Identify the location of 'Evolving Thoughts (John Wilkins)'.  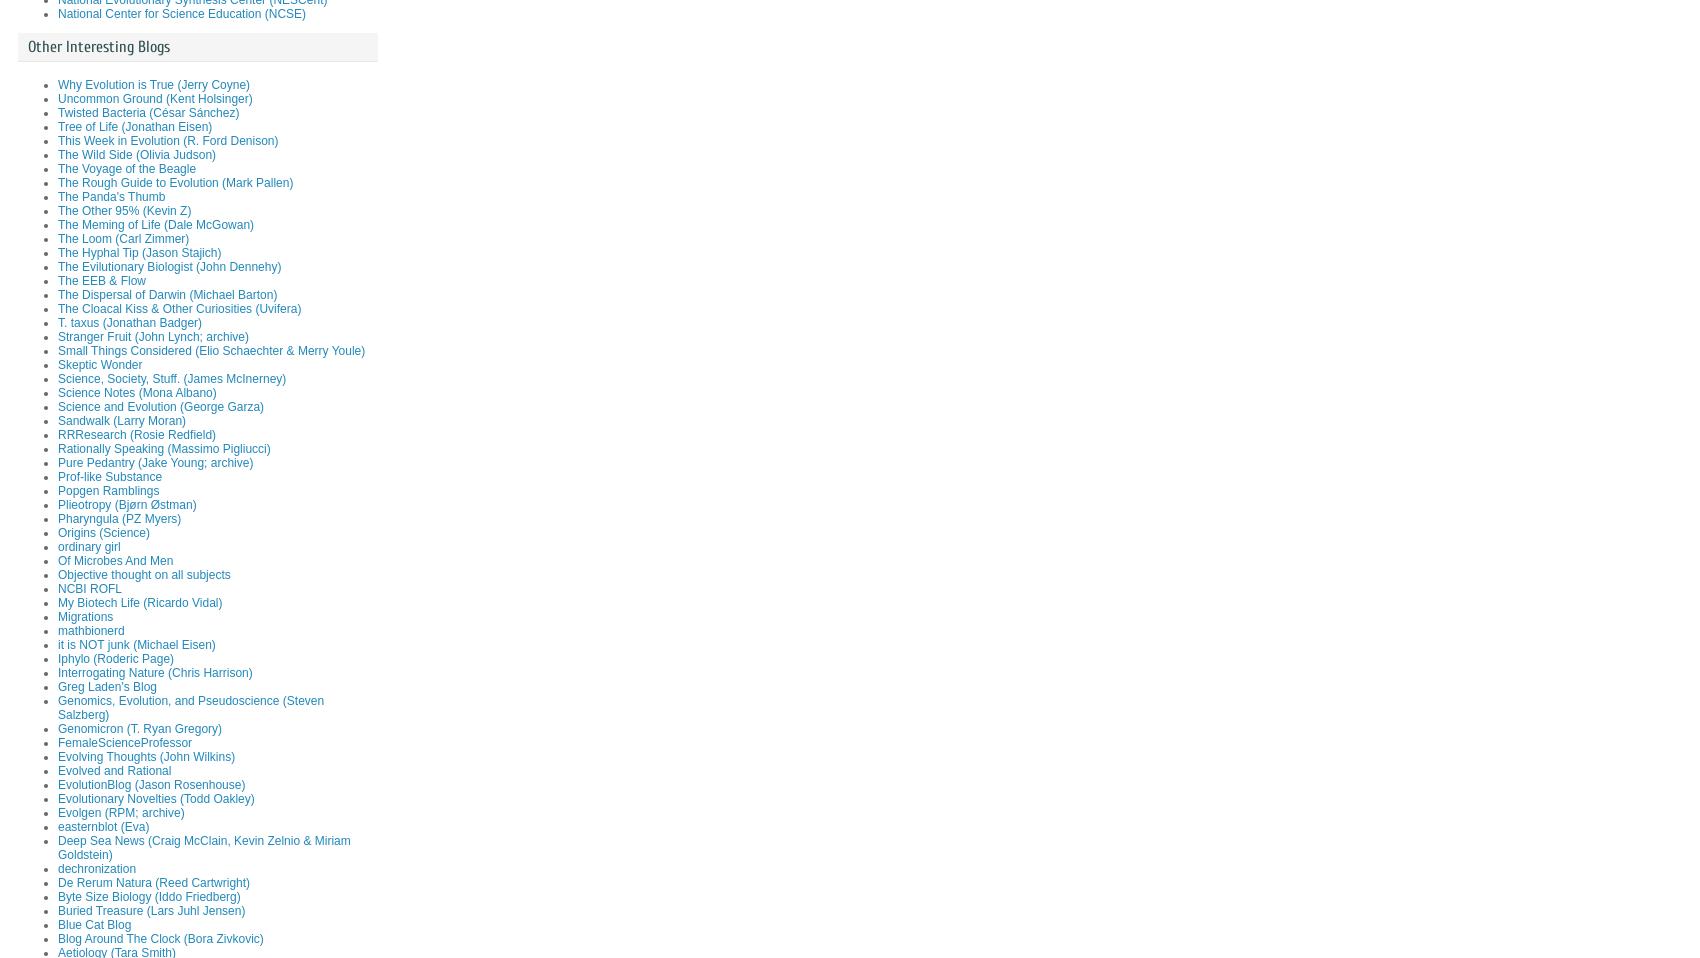
(145, 757).